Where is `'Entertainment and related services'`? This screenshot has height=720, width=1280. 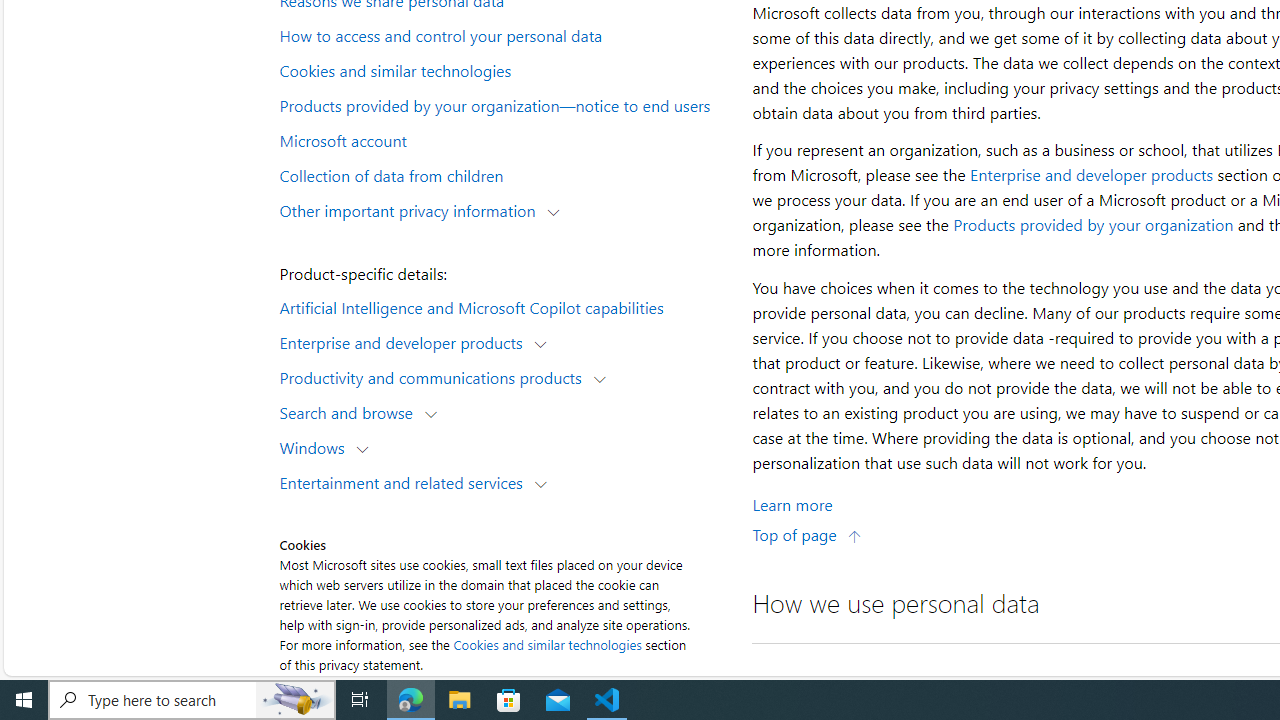 'Entertainment and related services' is located at coordinates (404, 482).